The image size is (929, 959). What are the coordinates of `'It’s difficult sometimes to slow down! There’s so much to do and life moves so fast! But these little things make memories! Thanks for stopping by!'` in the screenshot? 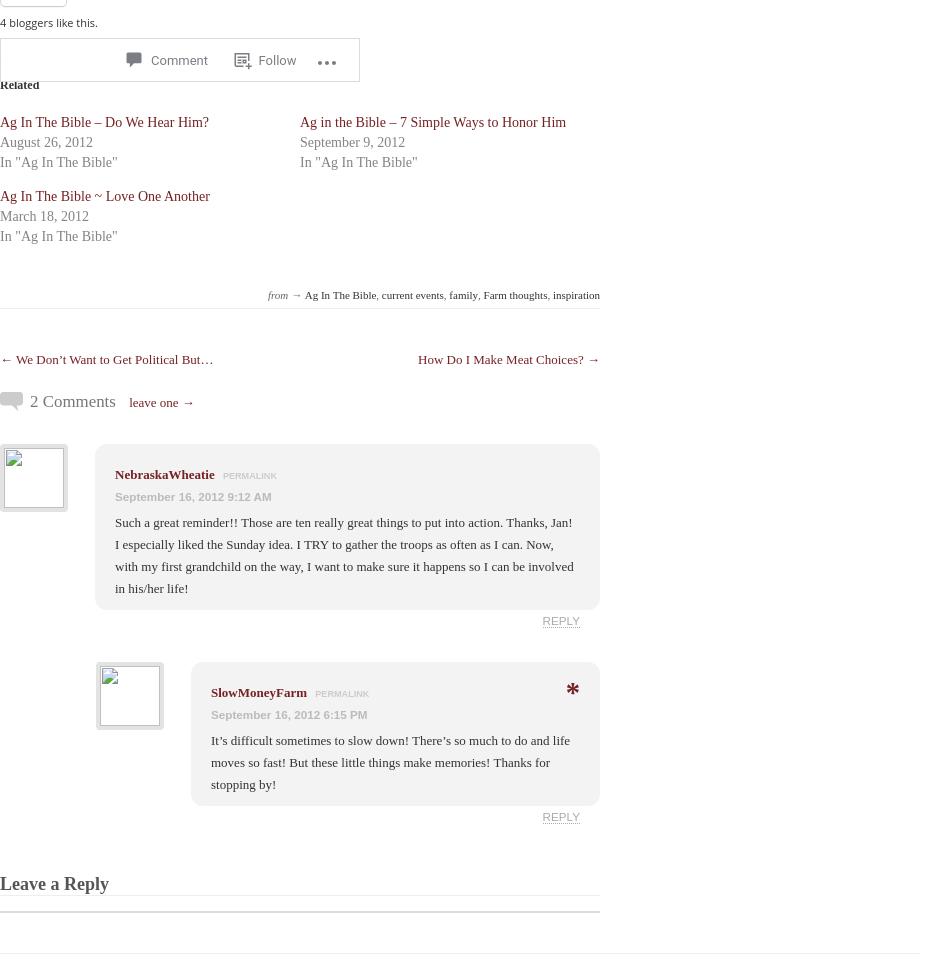 It's located at (209, 762).